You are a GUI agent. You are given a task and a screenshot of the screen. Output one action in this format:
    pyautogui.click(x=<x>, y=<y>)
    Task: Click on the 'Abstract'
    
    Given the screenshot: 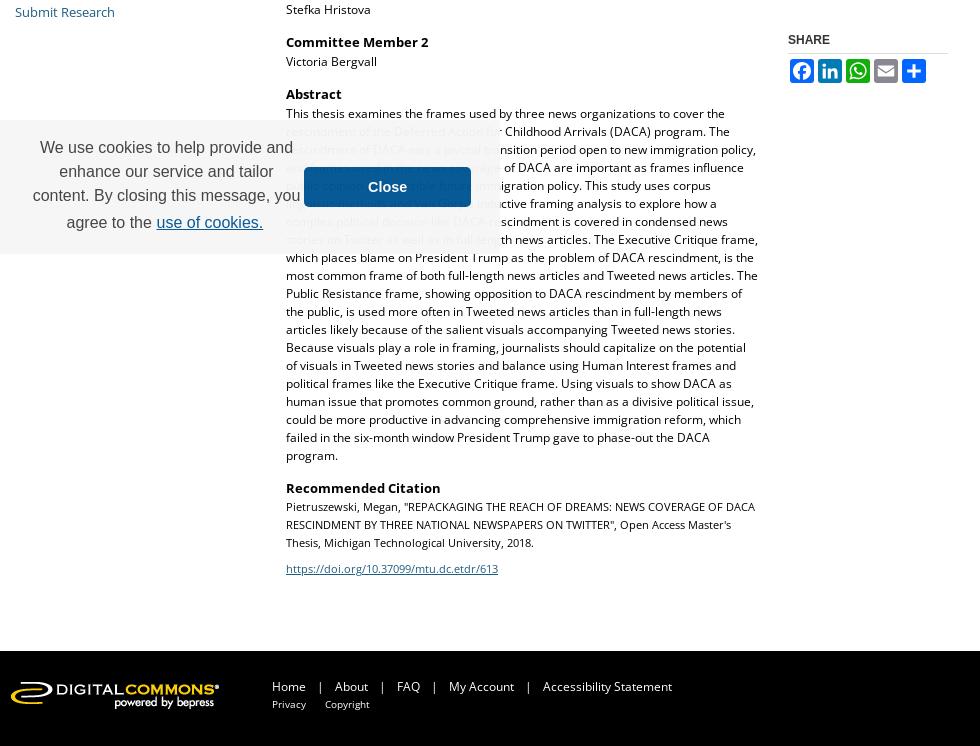 What is the action you would take?
    pyautogui.click(x=313, y=93)
    